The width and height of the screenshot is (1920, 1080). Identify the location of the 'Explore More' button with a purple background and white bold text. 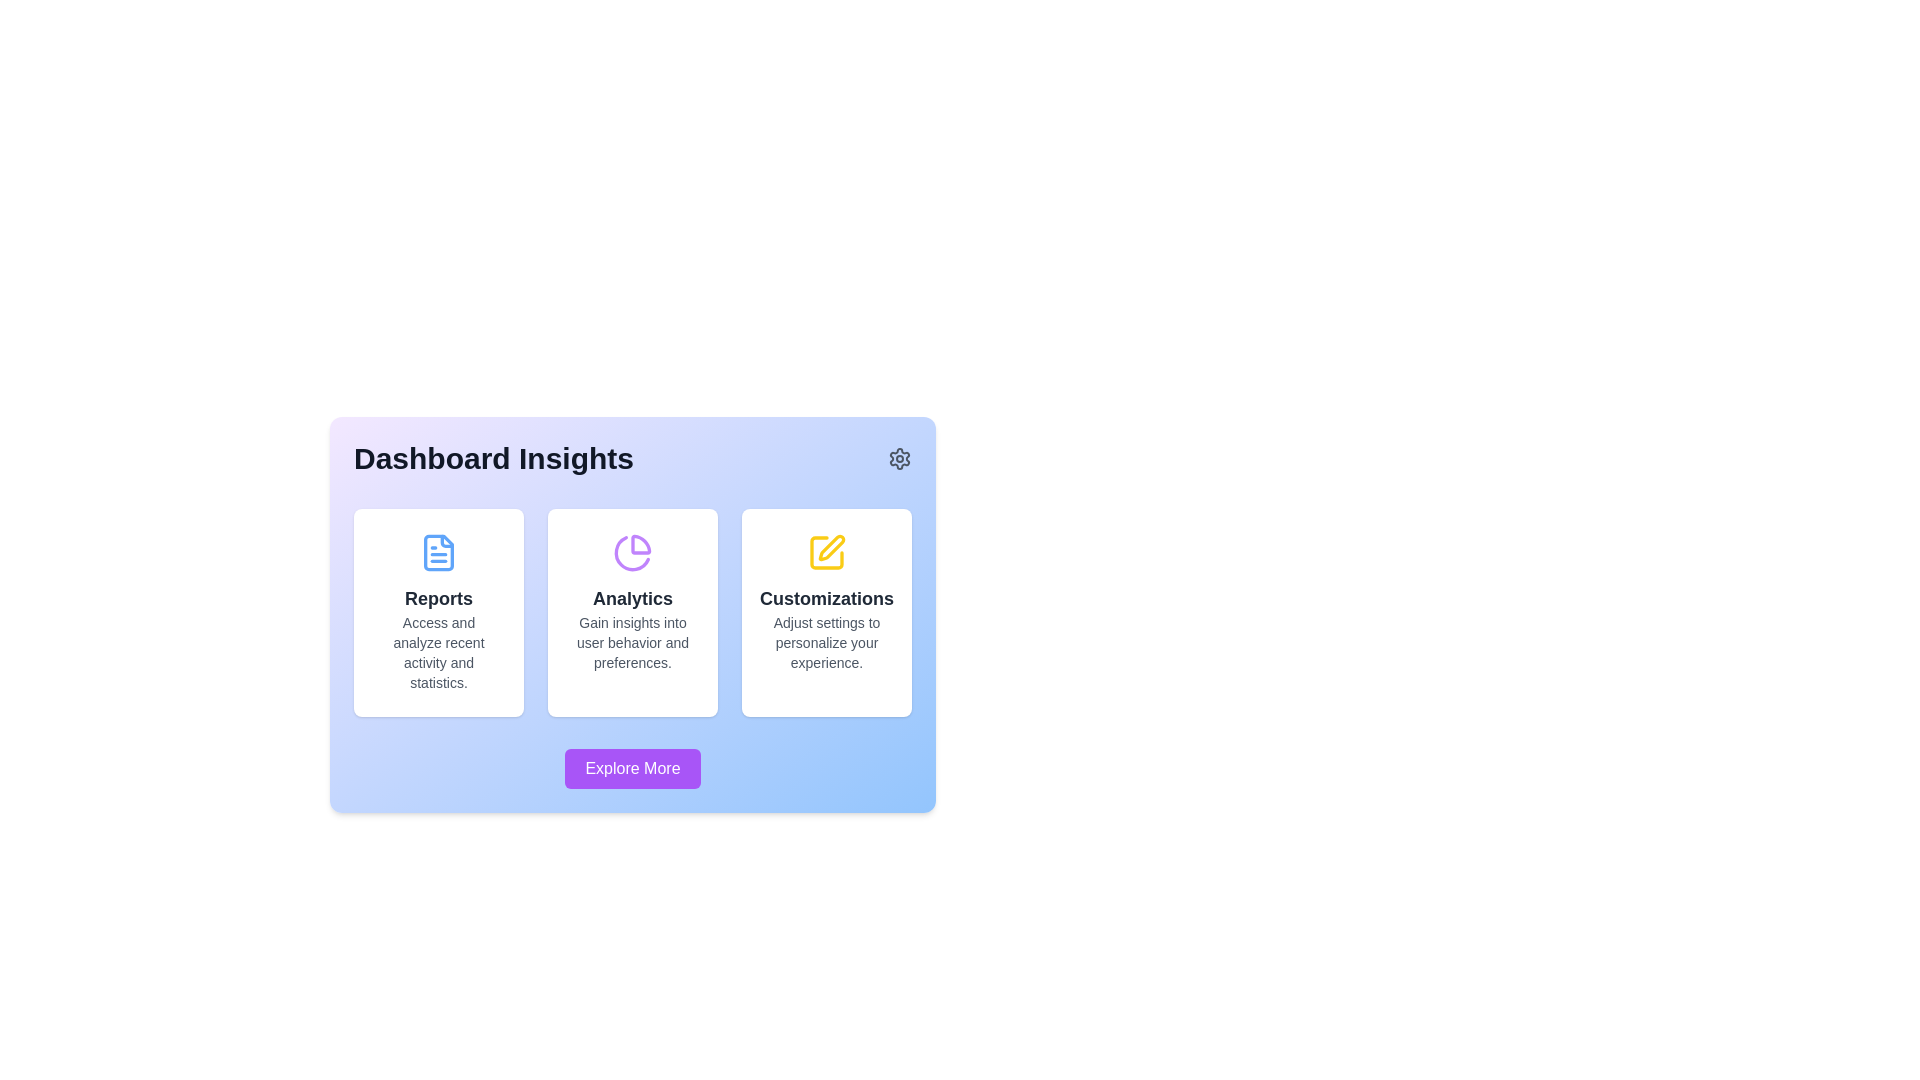
(632, 767).